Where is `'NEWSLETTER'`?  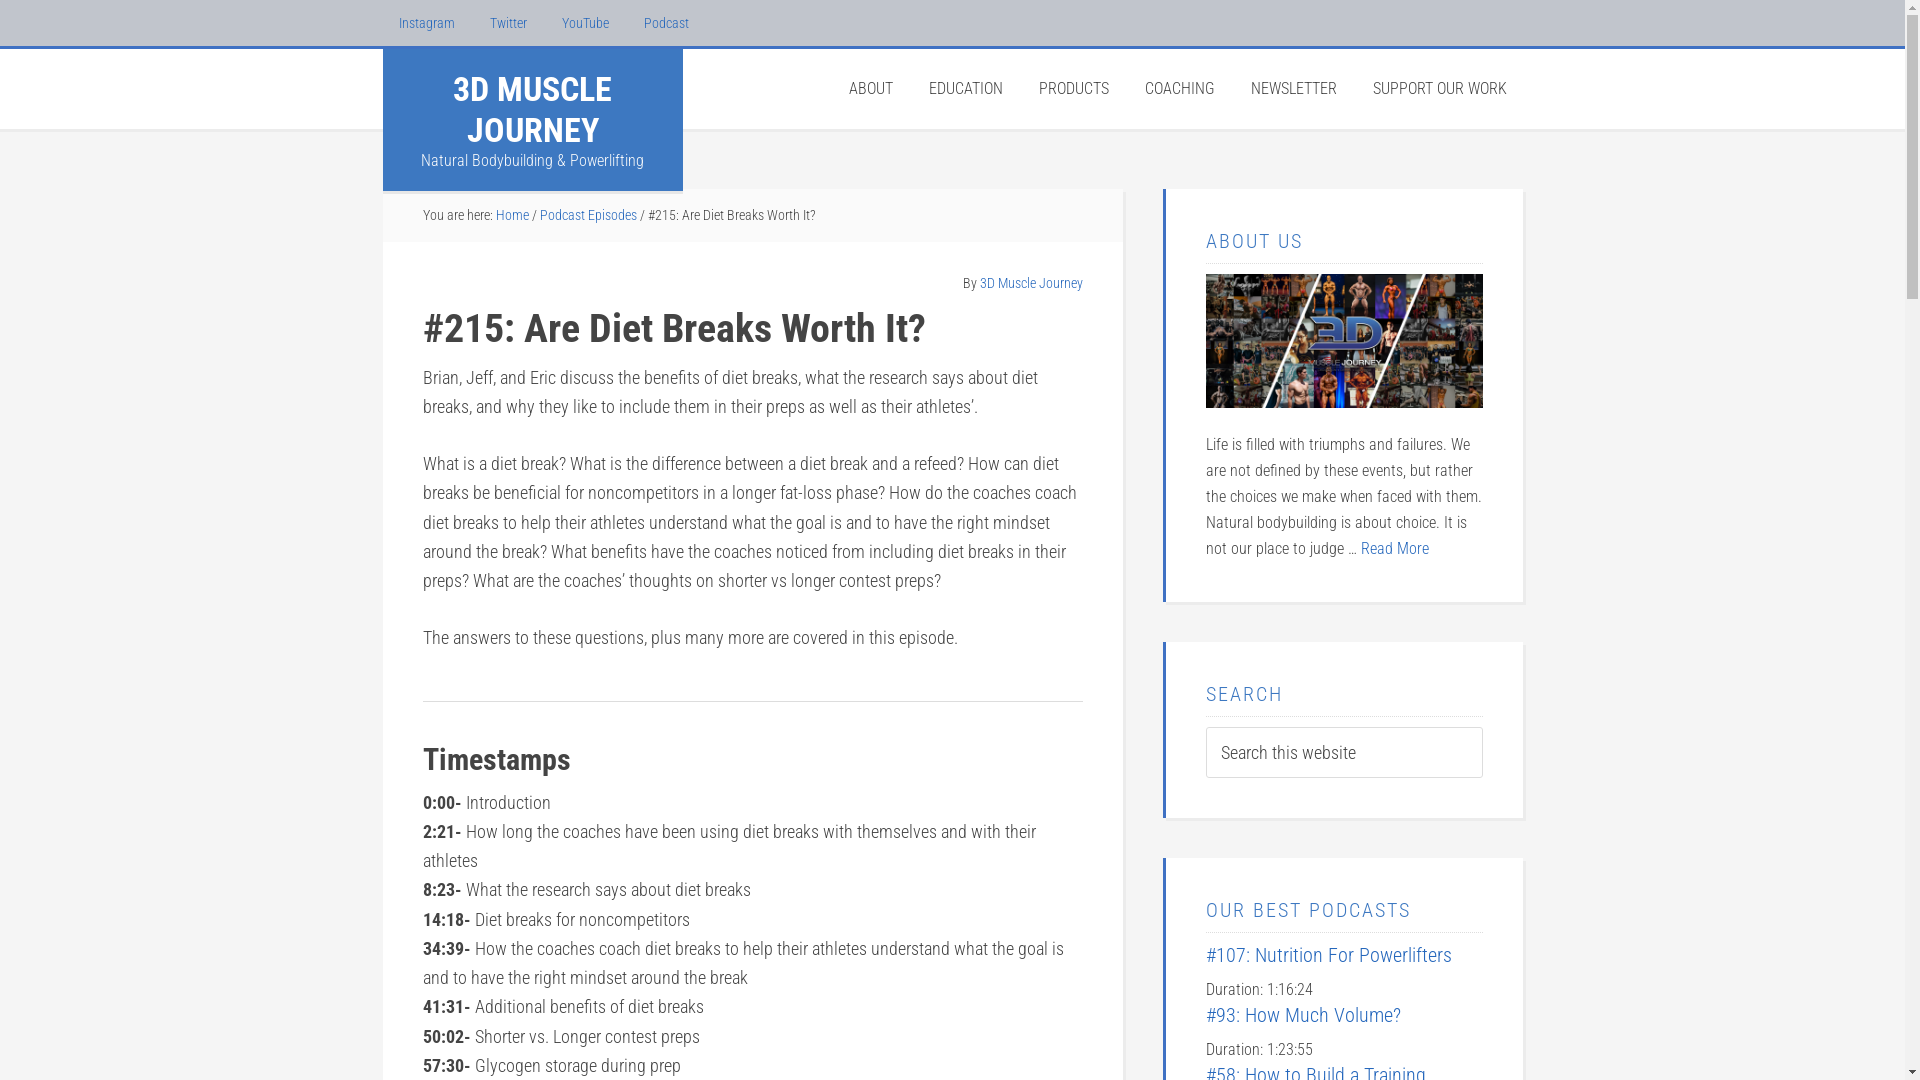
'NEWSLETTER' is located at coordinates (1292, 87).